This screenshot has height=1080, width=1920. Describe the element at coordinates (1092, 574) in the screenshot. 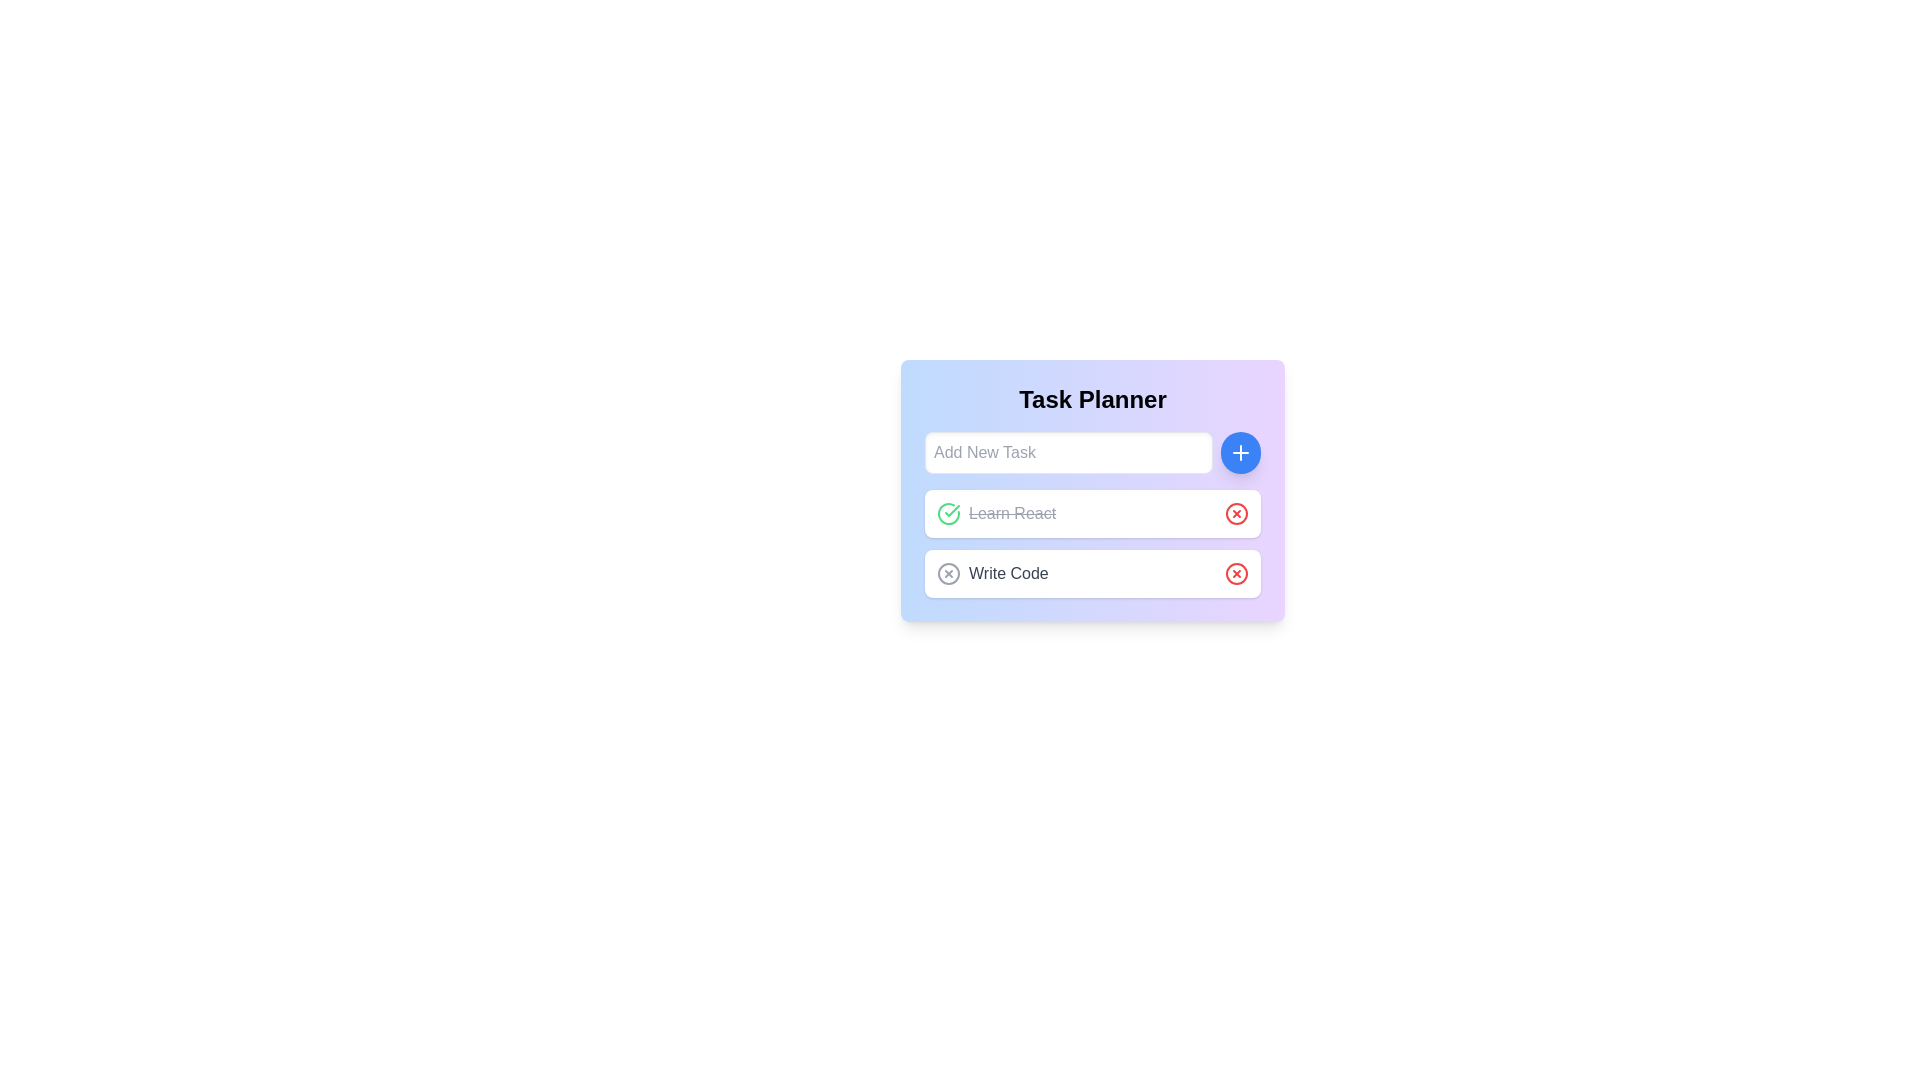

I see `the task item 'Write Code' in the task management interface` at that location.